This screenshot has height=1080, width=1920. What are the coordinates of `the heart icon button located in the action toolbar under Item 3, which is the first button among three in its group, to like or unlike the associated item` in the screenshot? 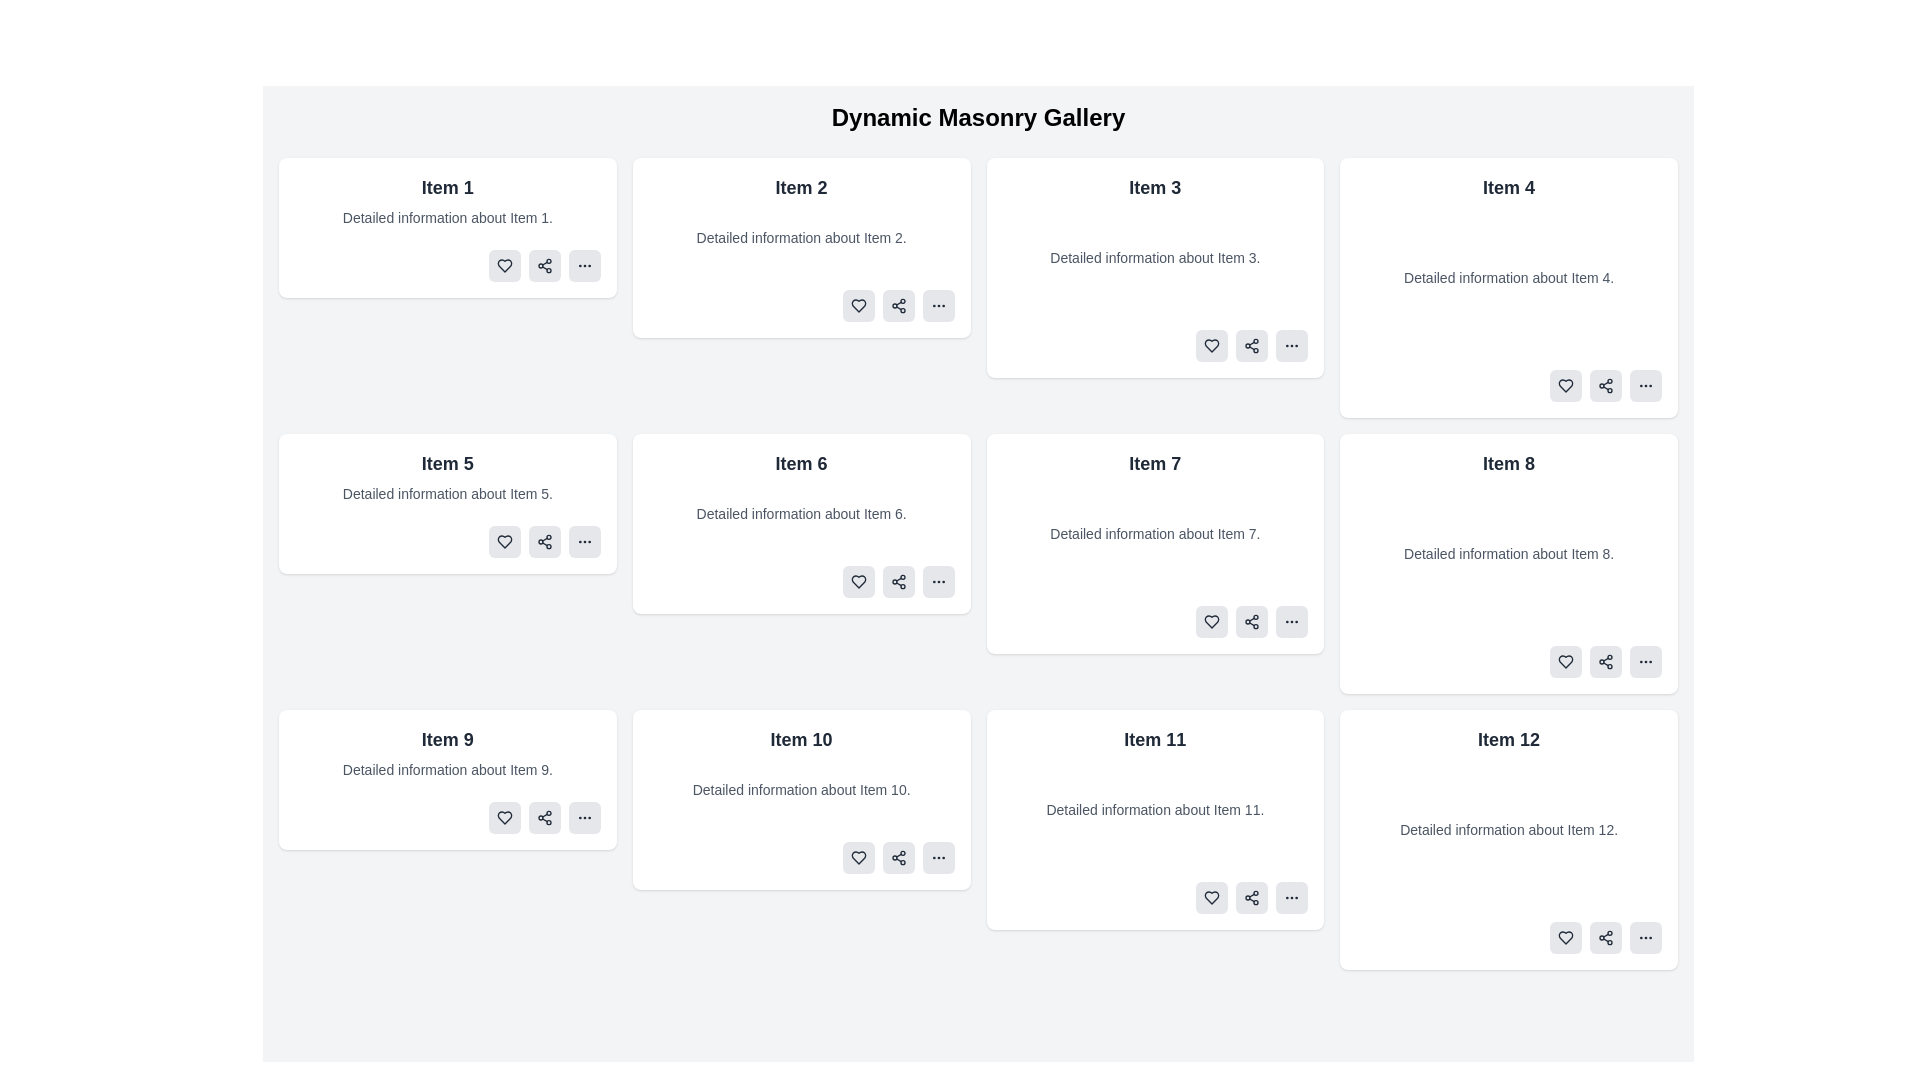 It's located at (1211, 345).